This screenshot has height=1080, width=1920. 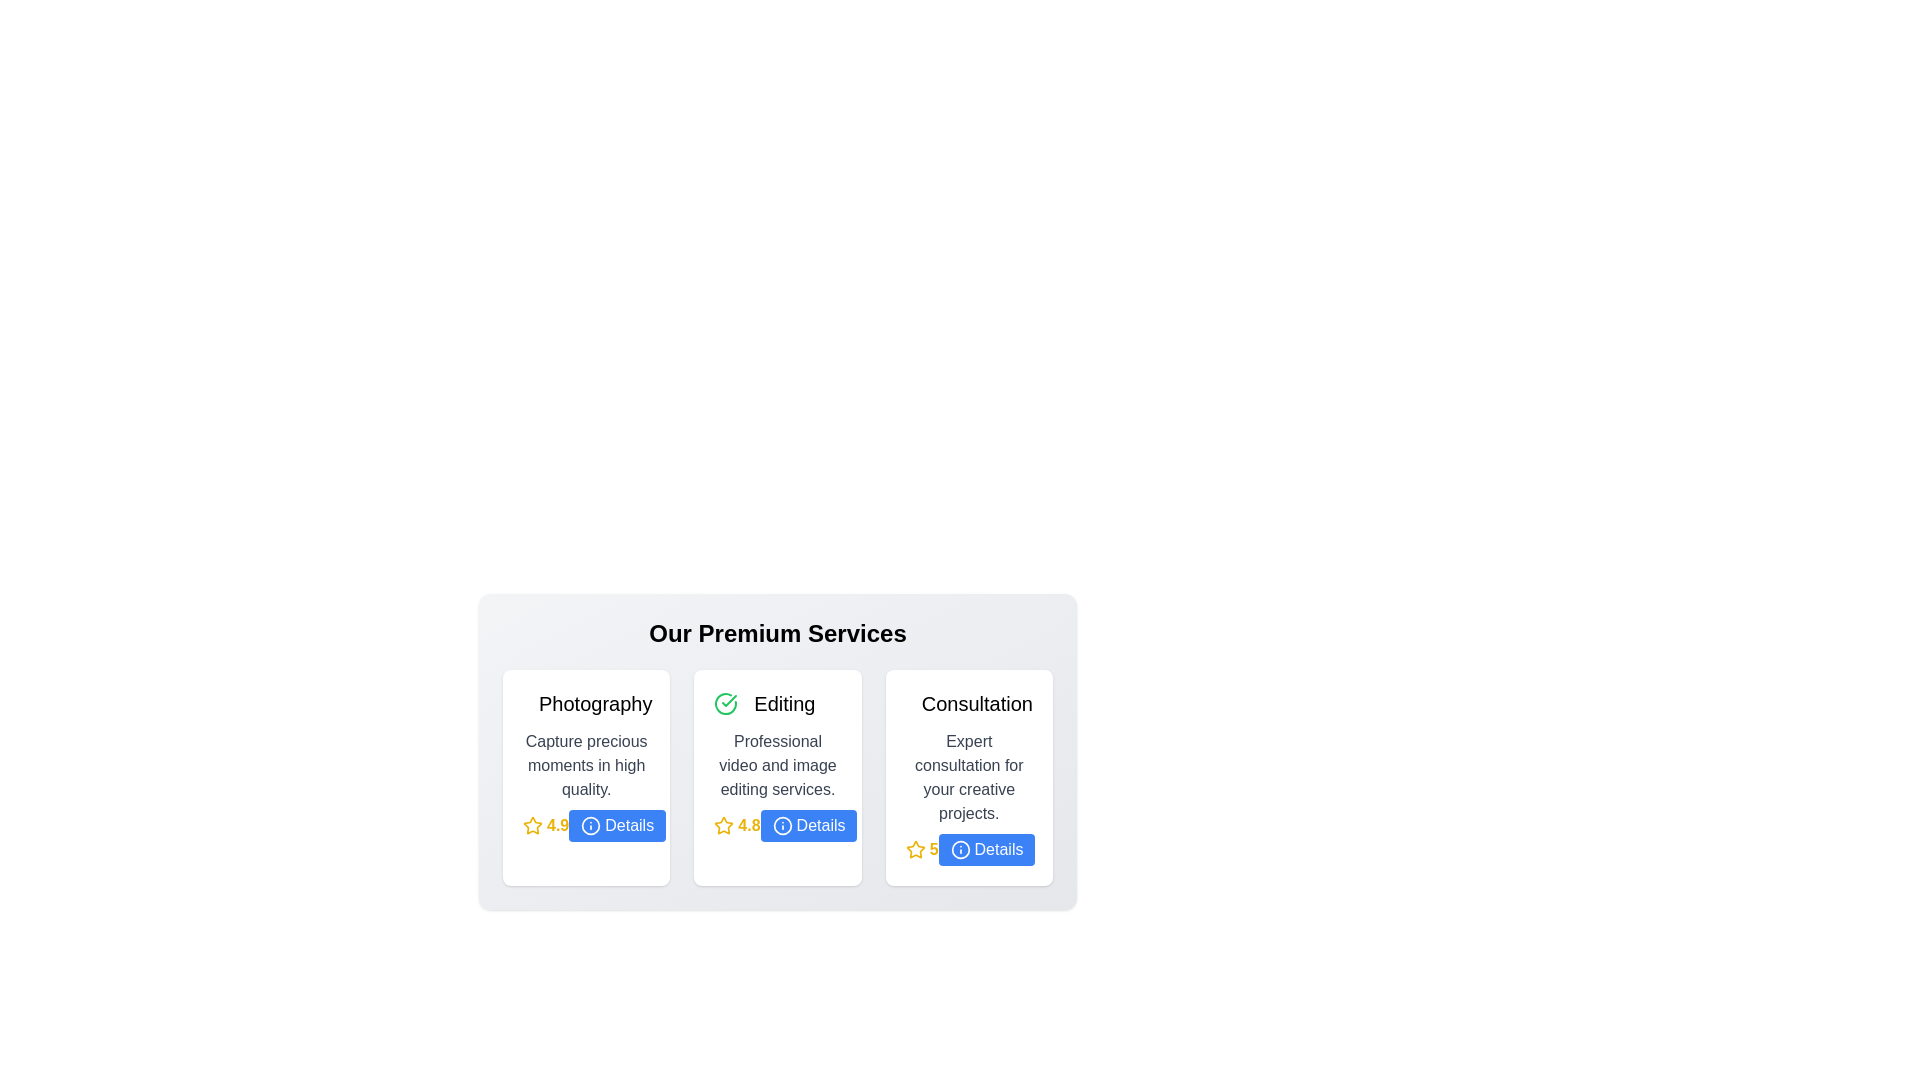 What do you see at coordinates (546, 825) in the screenshot?
I see `the star rating for a service to 2 stars` at bounding box center [546, 825].